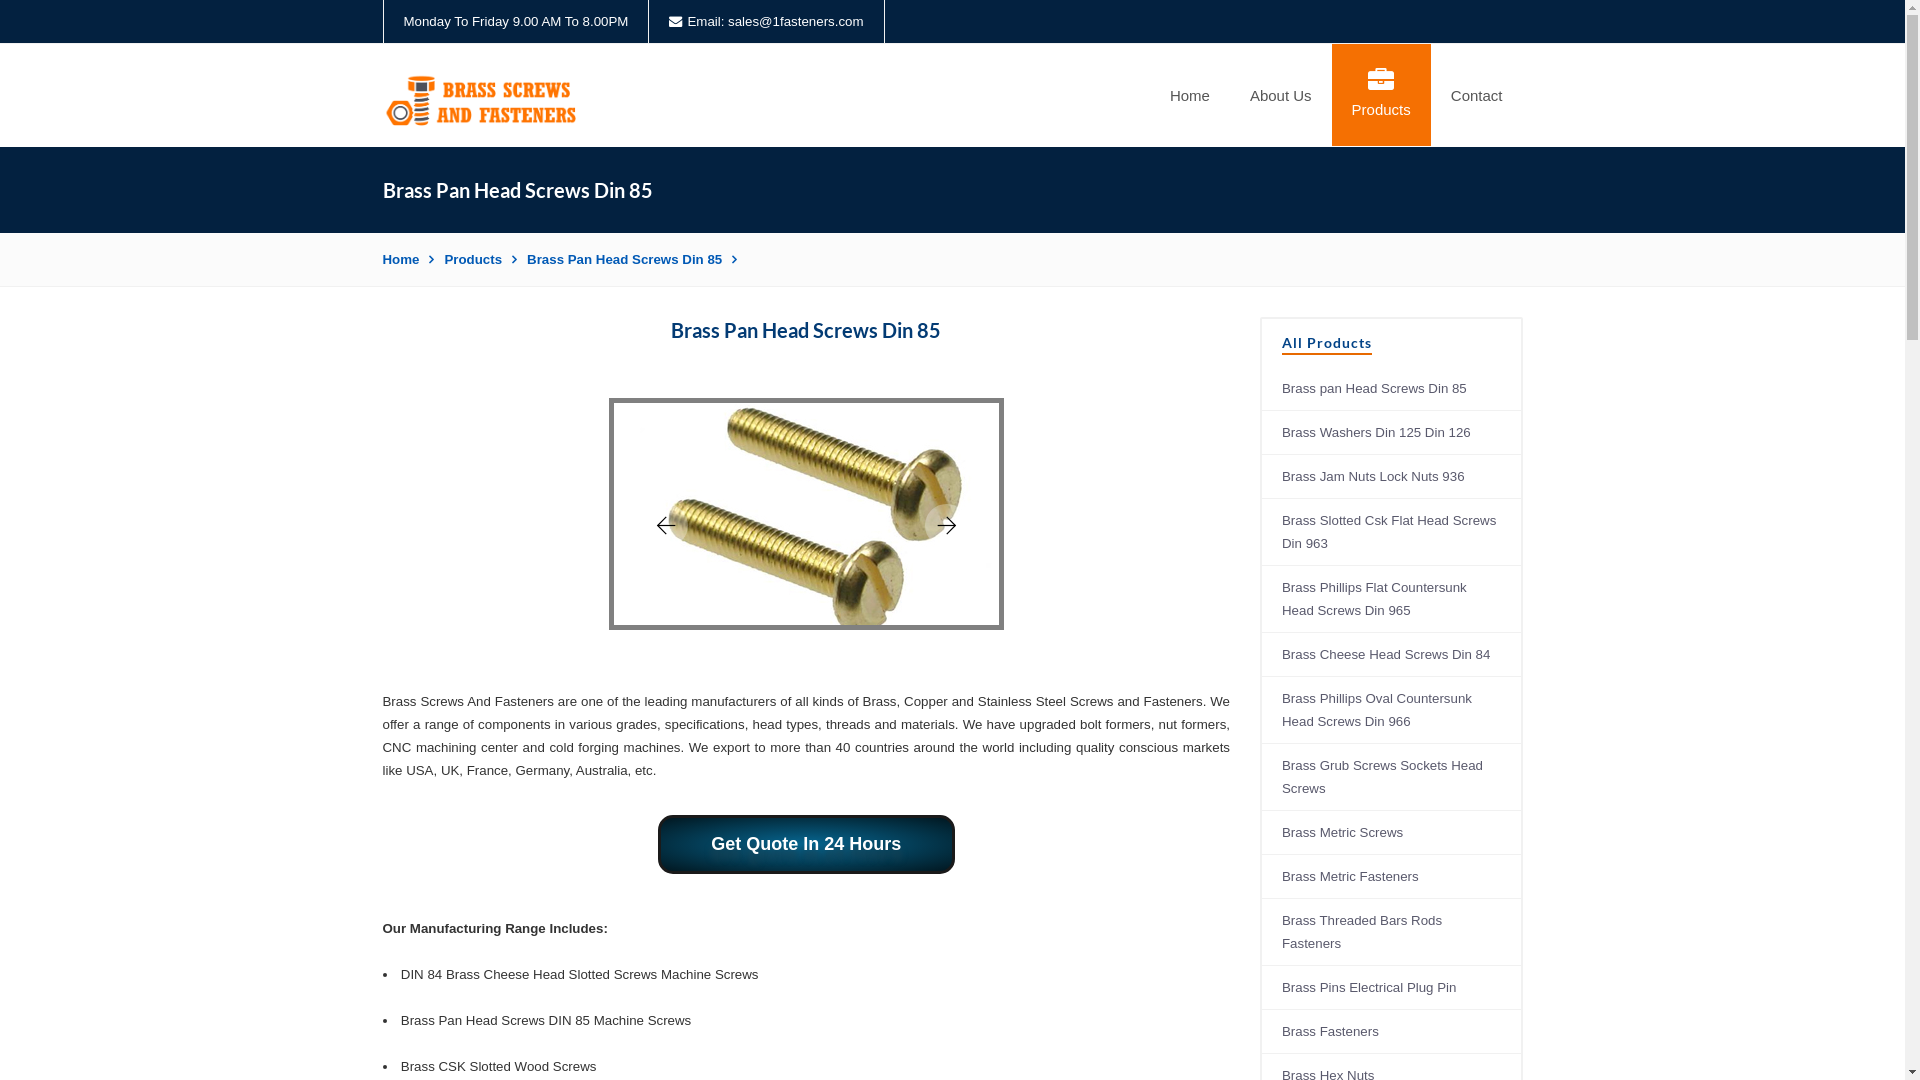 This screenshot has height=1080, width=1920. I want to click on 'sales@1fasteners.com', so click(794, 21).